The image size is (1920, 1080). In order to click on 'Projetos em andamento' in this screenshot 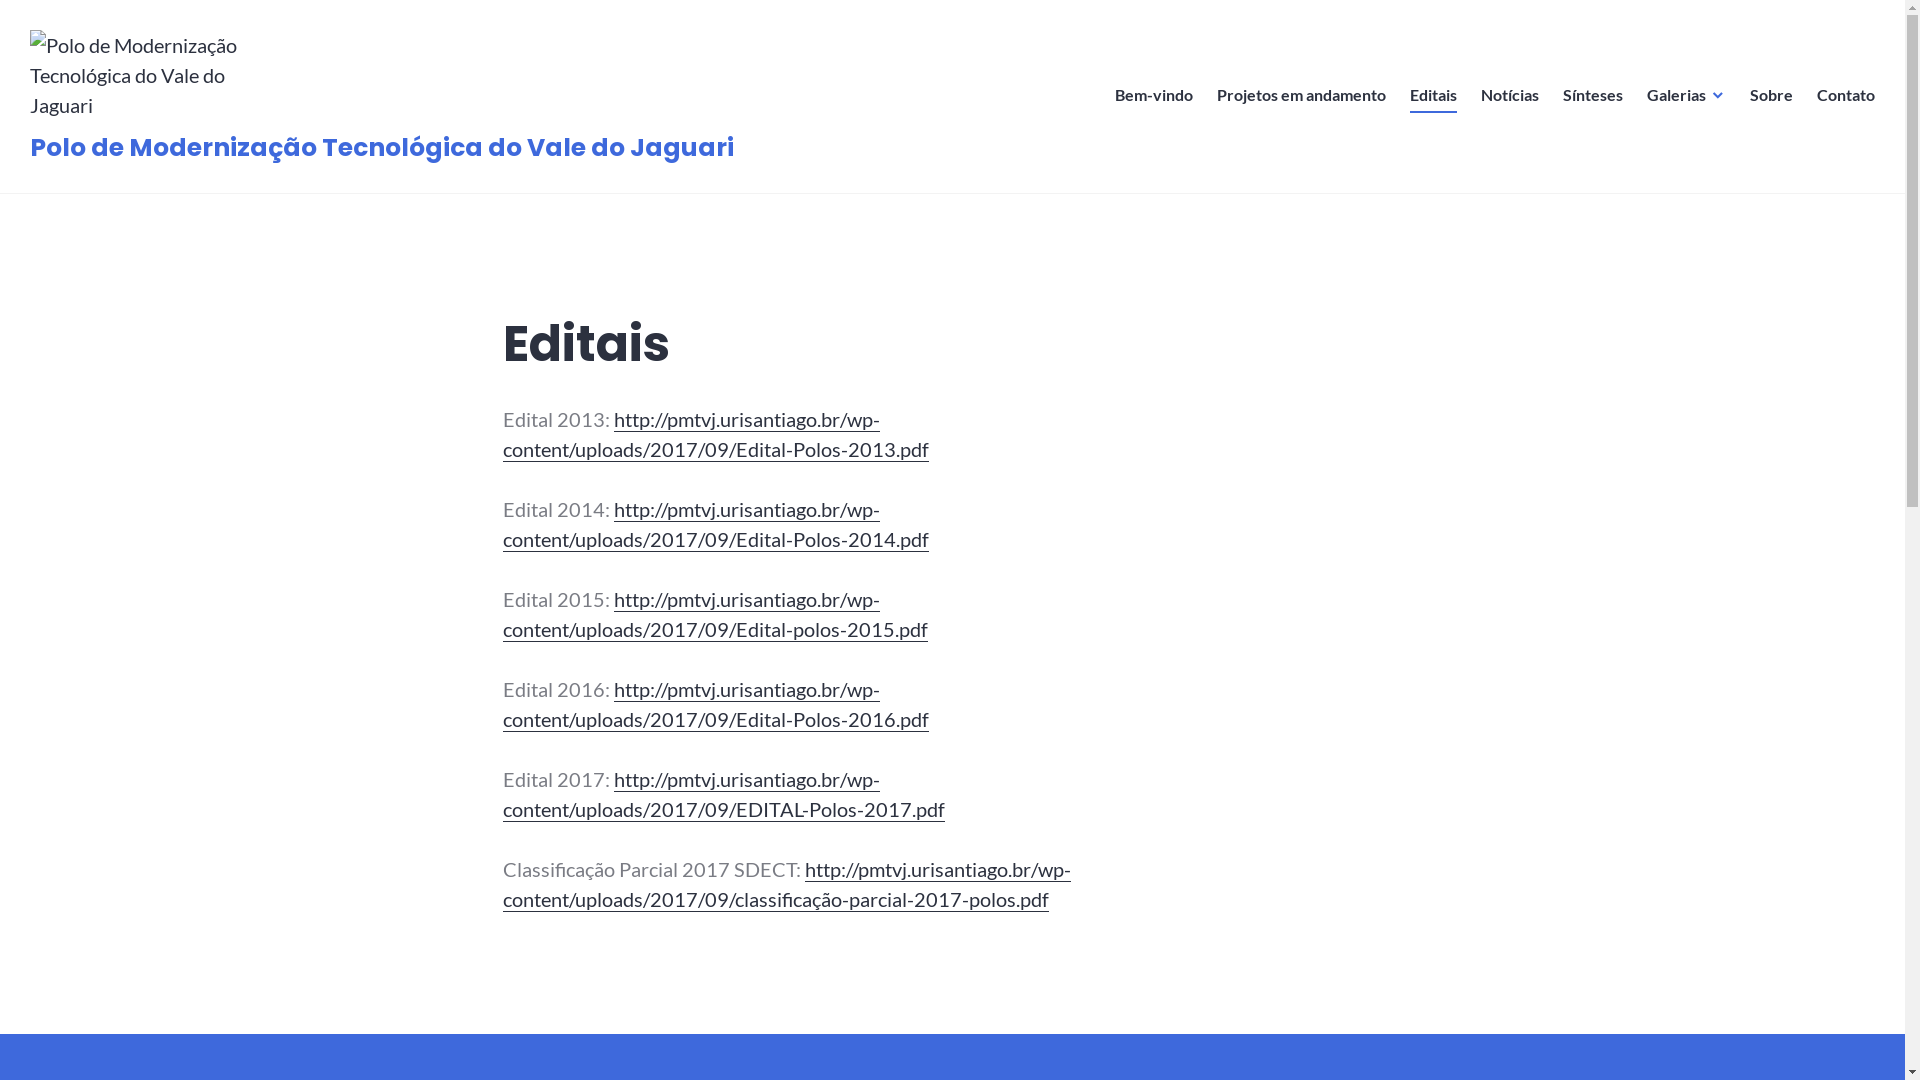, I will do `click(1301, 96)`.